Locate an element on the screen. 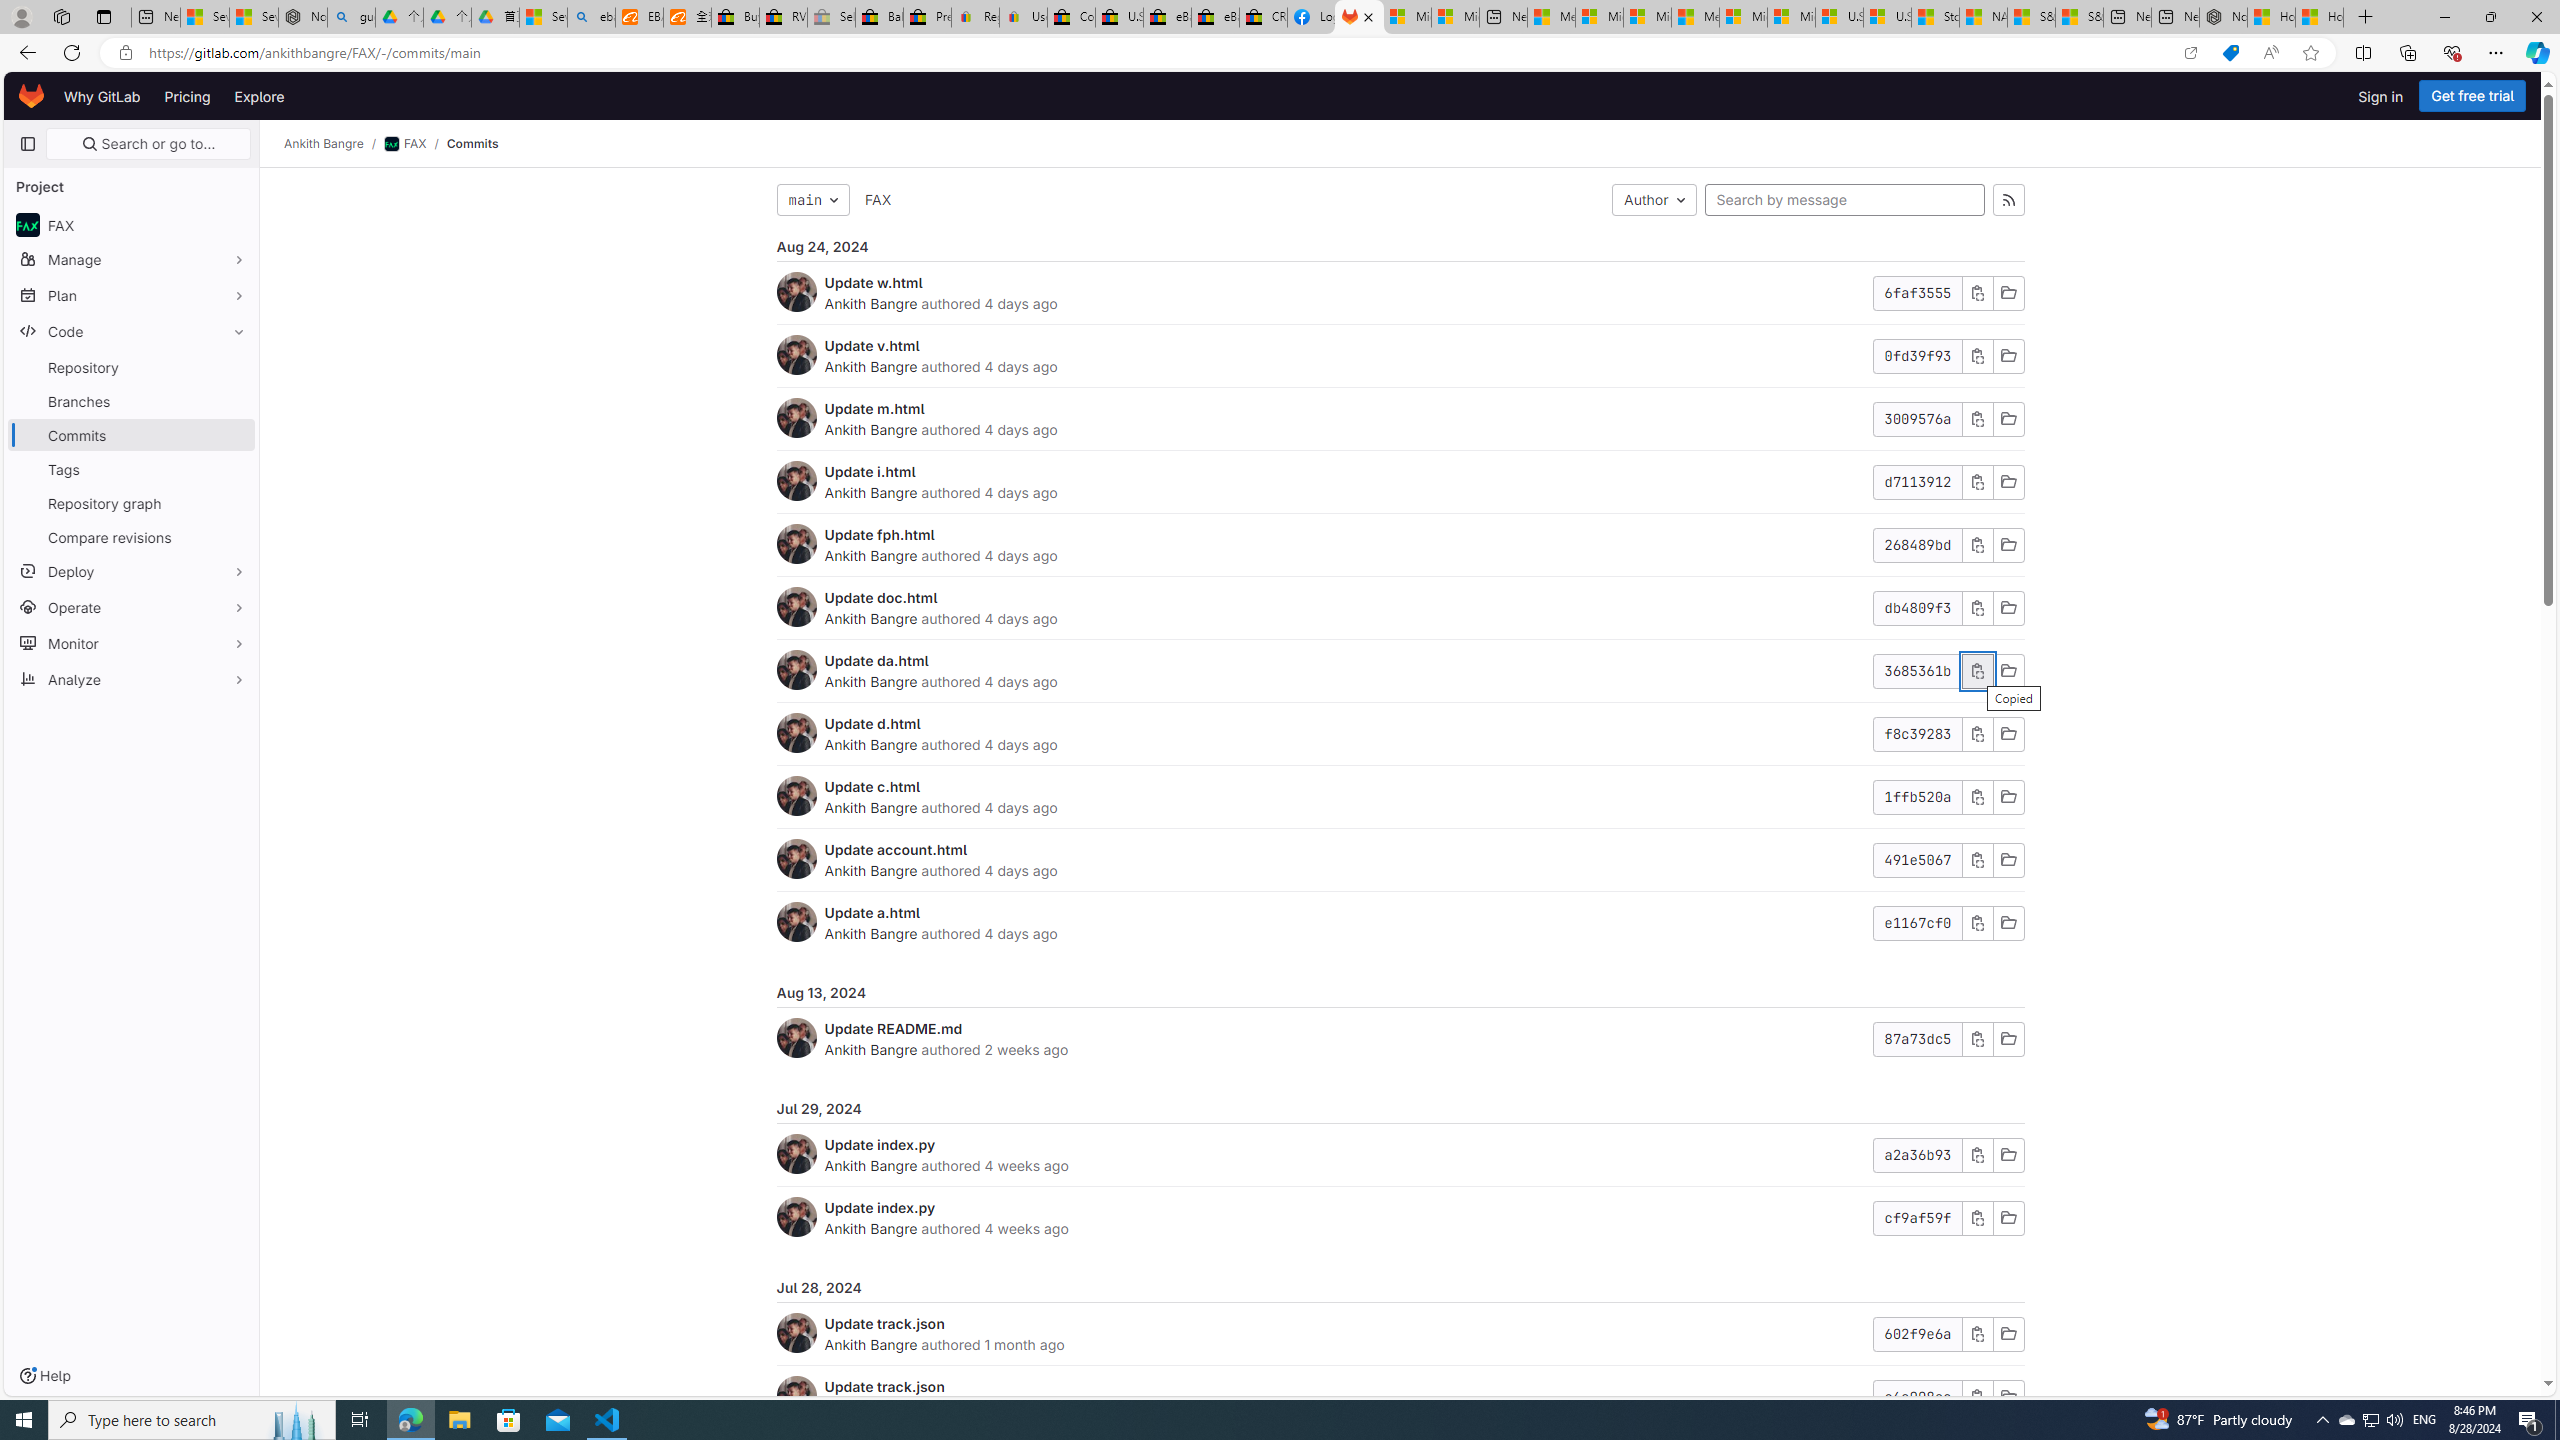 The height and width of the screenshot is (1440, 2560). 'Ankith Bangre/' is located at coordinates (334, 143).